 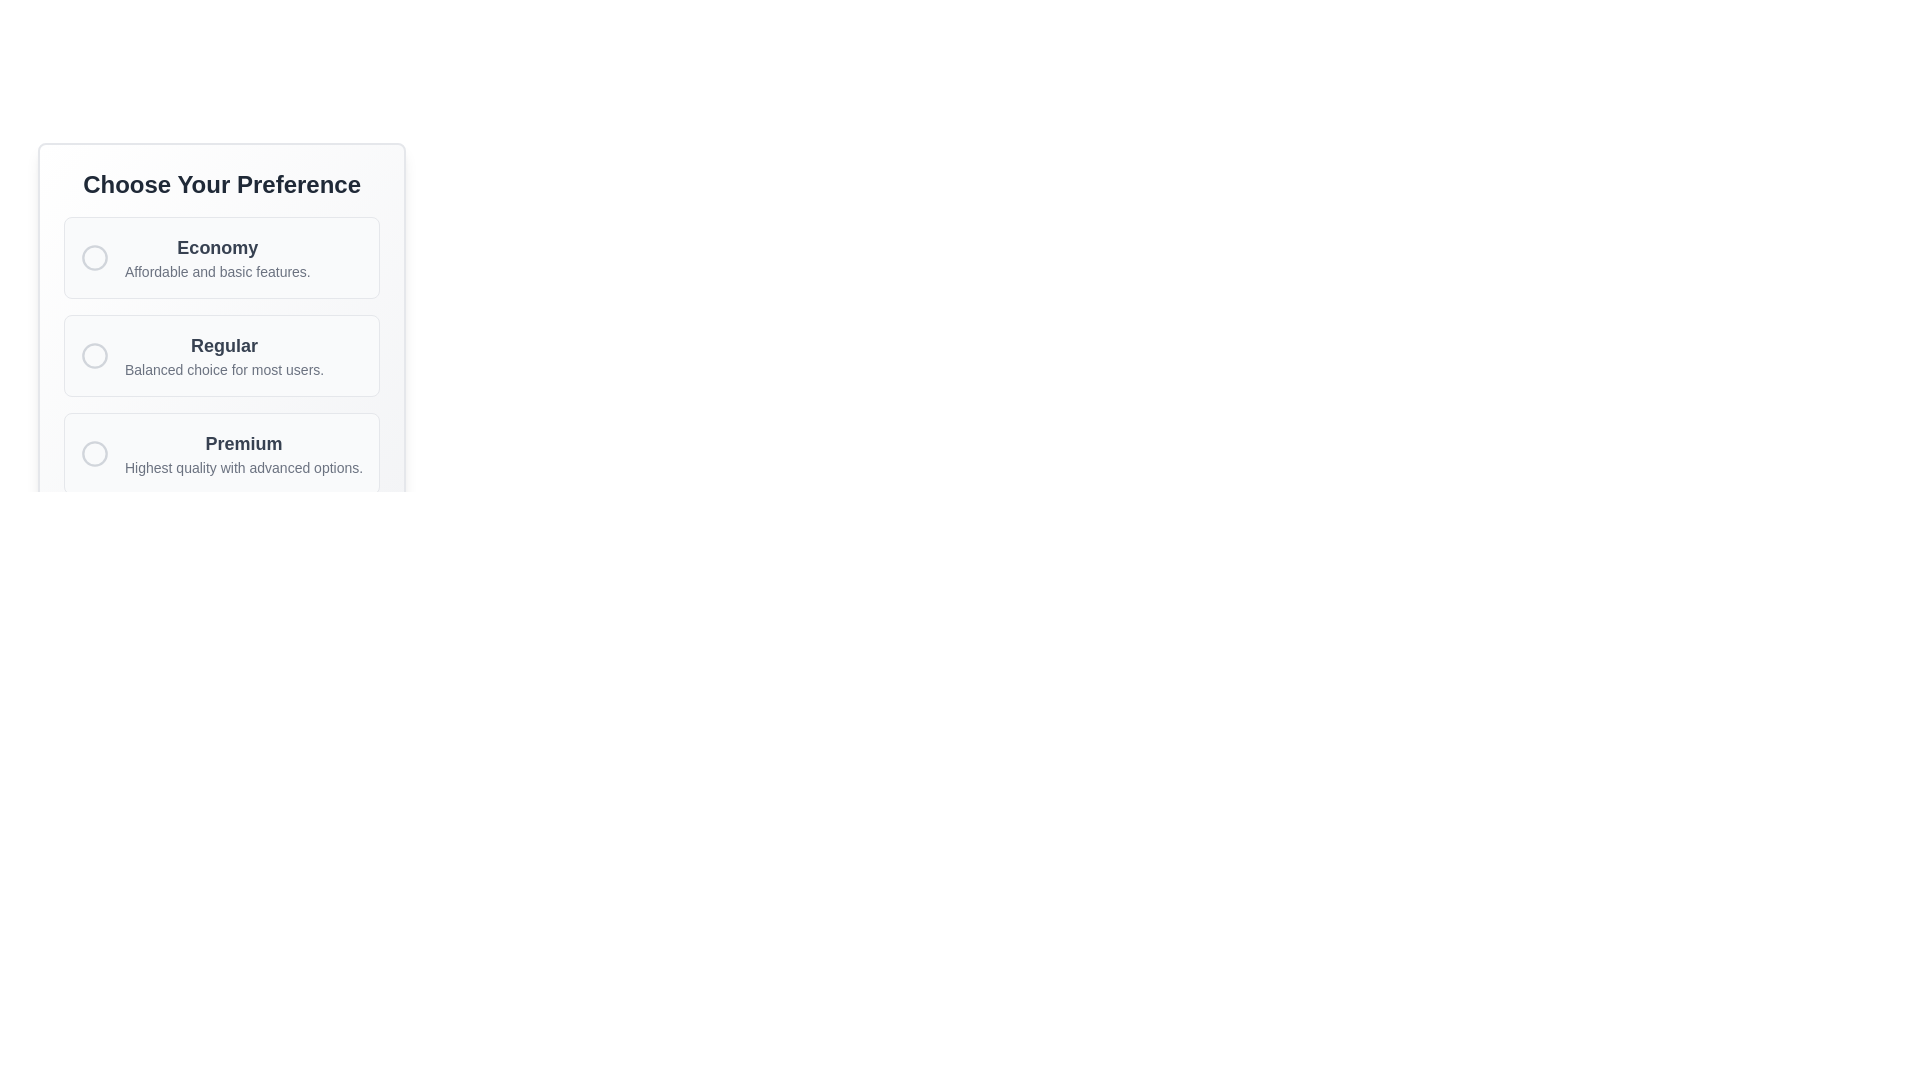 I want to click on the descriptive text element that displays 'Highest quality with advanced options.' in the 'Premium' section of the options list, so click(x=243, y=467).